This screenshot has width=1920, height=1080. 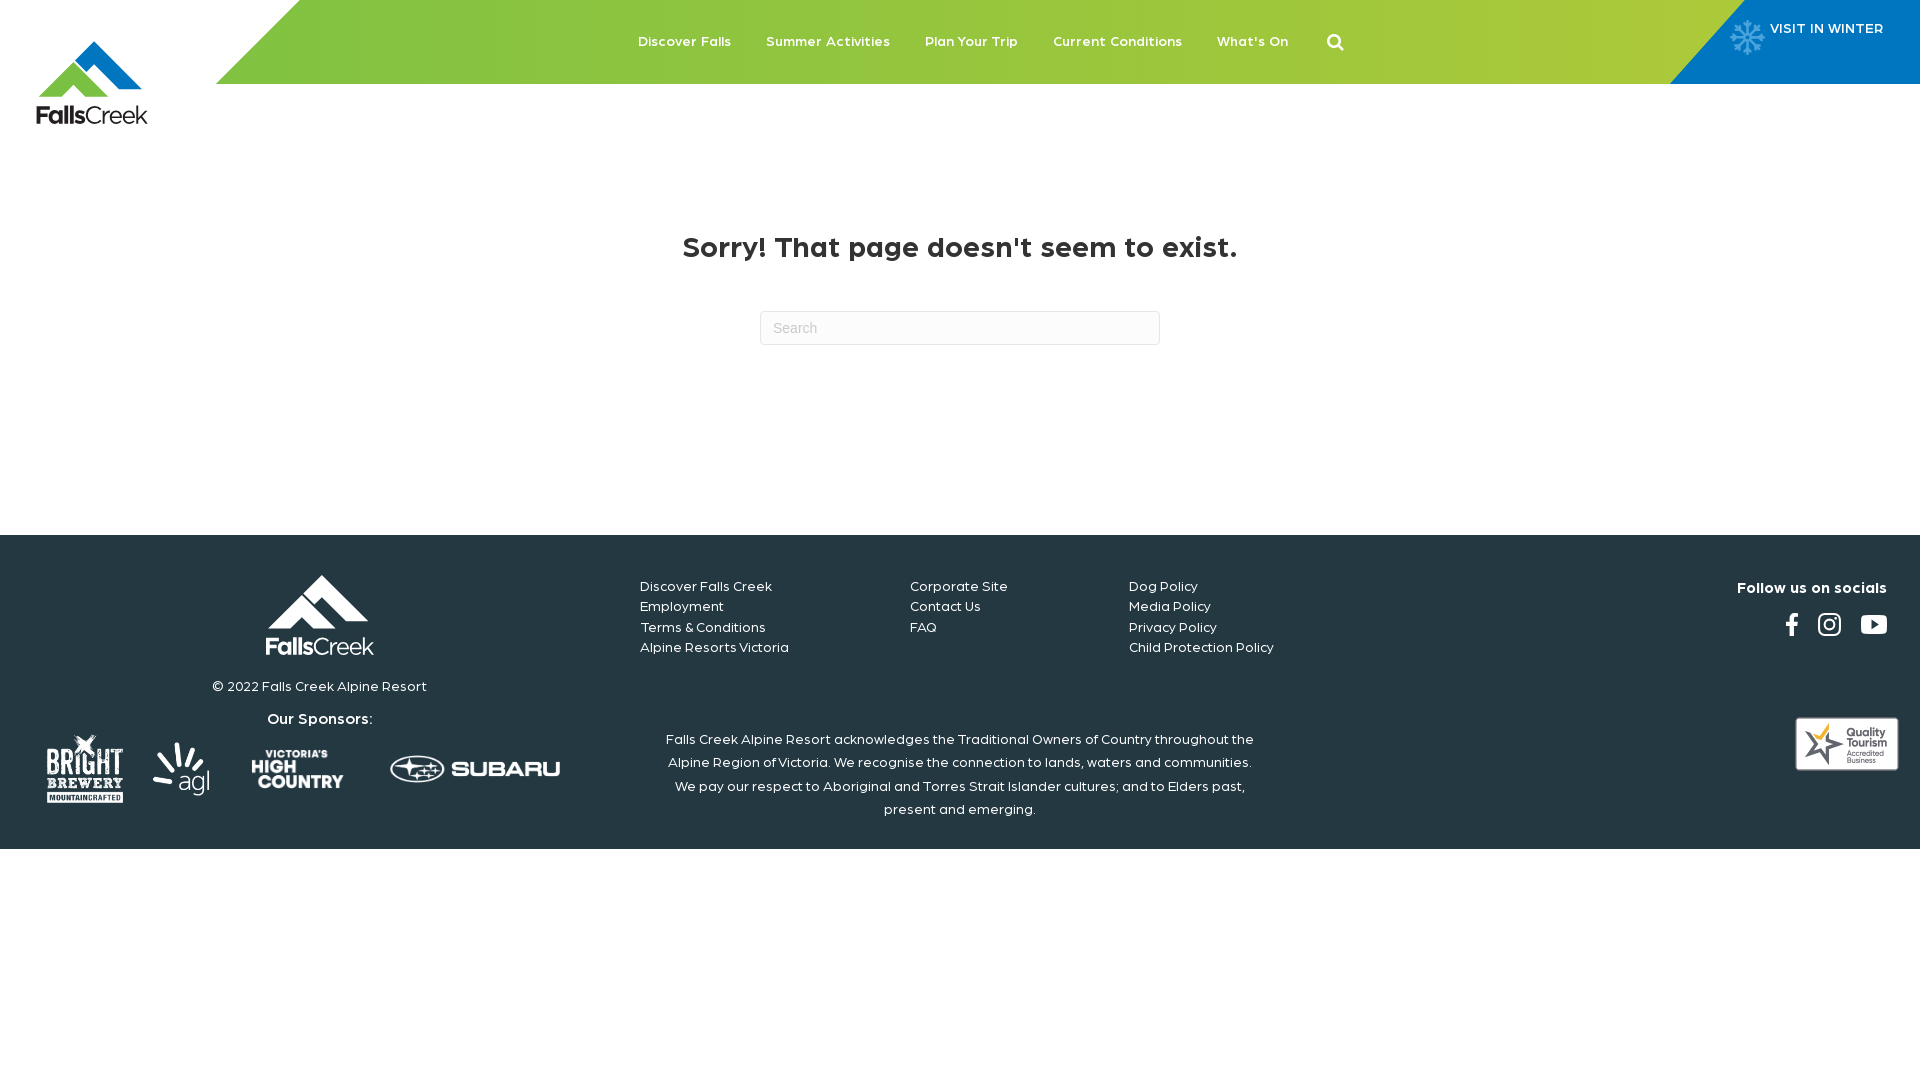 I want to click on 'Corporate Site', so click(x=958, y=585).